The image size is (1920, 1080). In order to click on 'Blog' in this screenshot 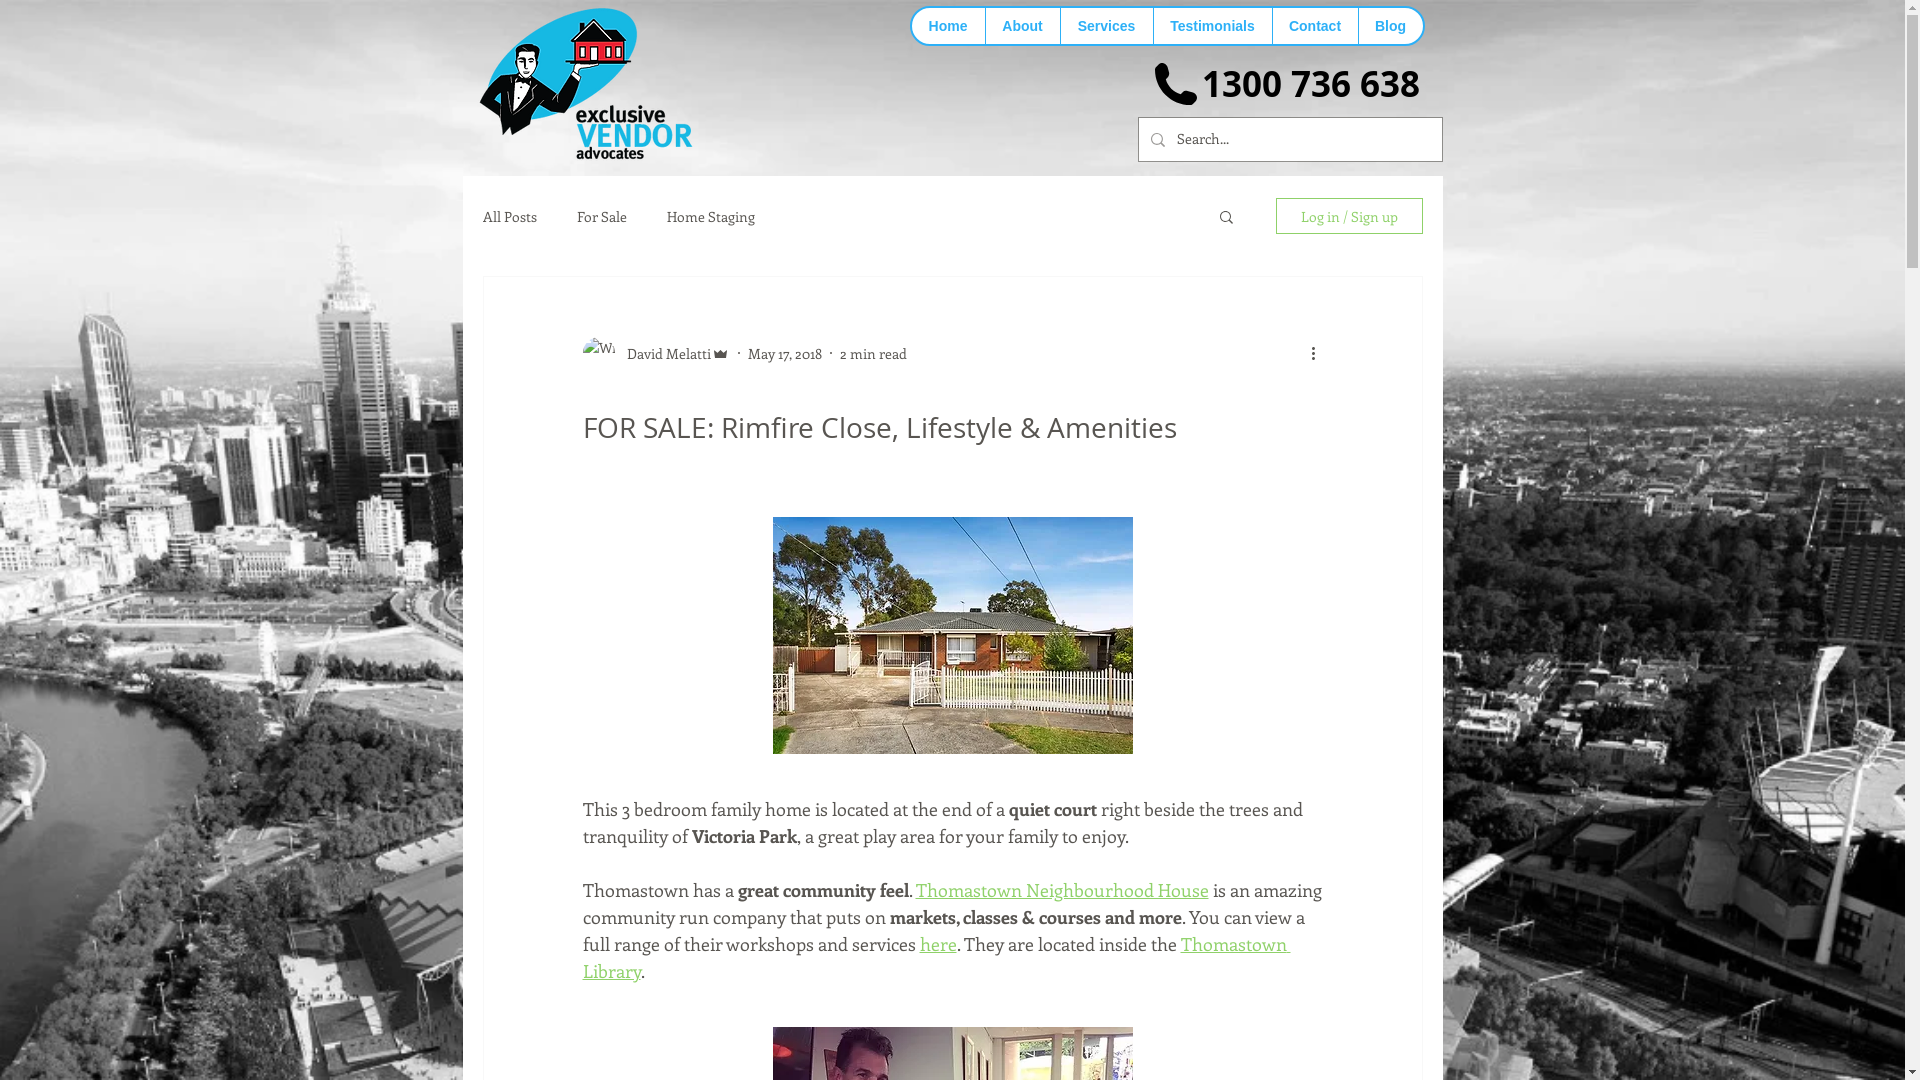, I will do `click(1358, 26)`.